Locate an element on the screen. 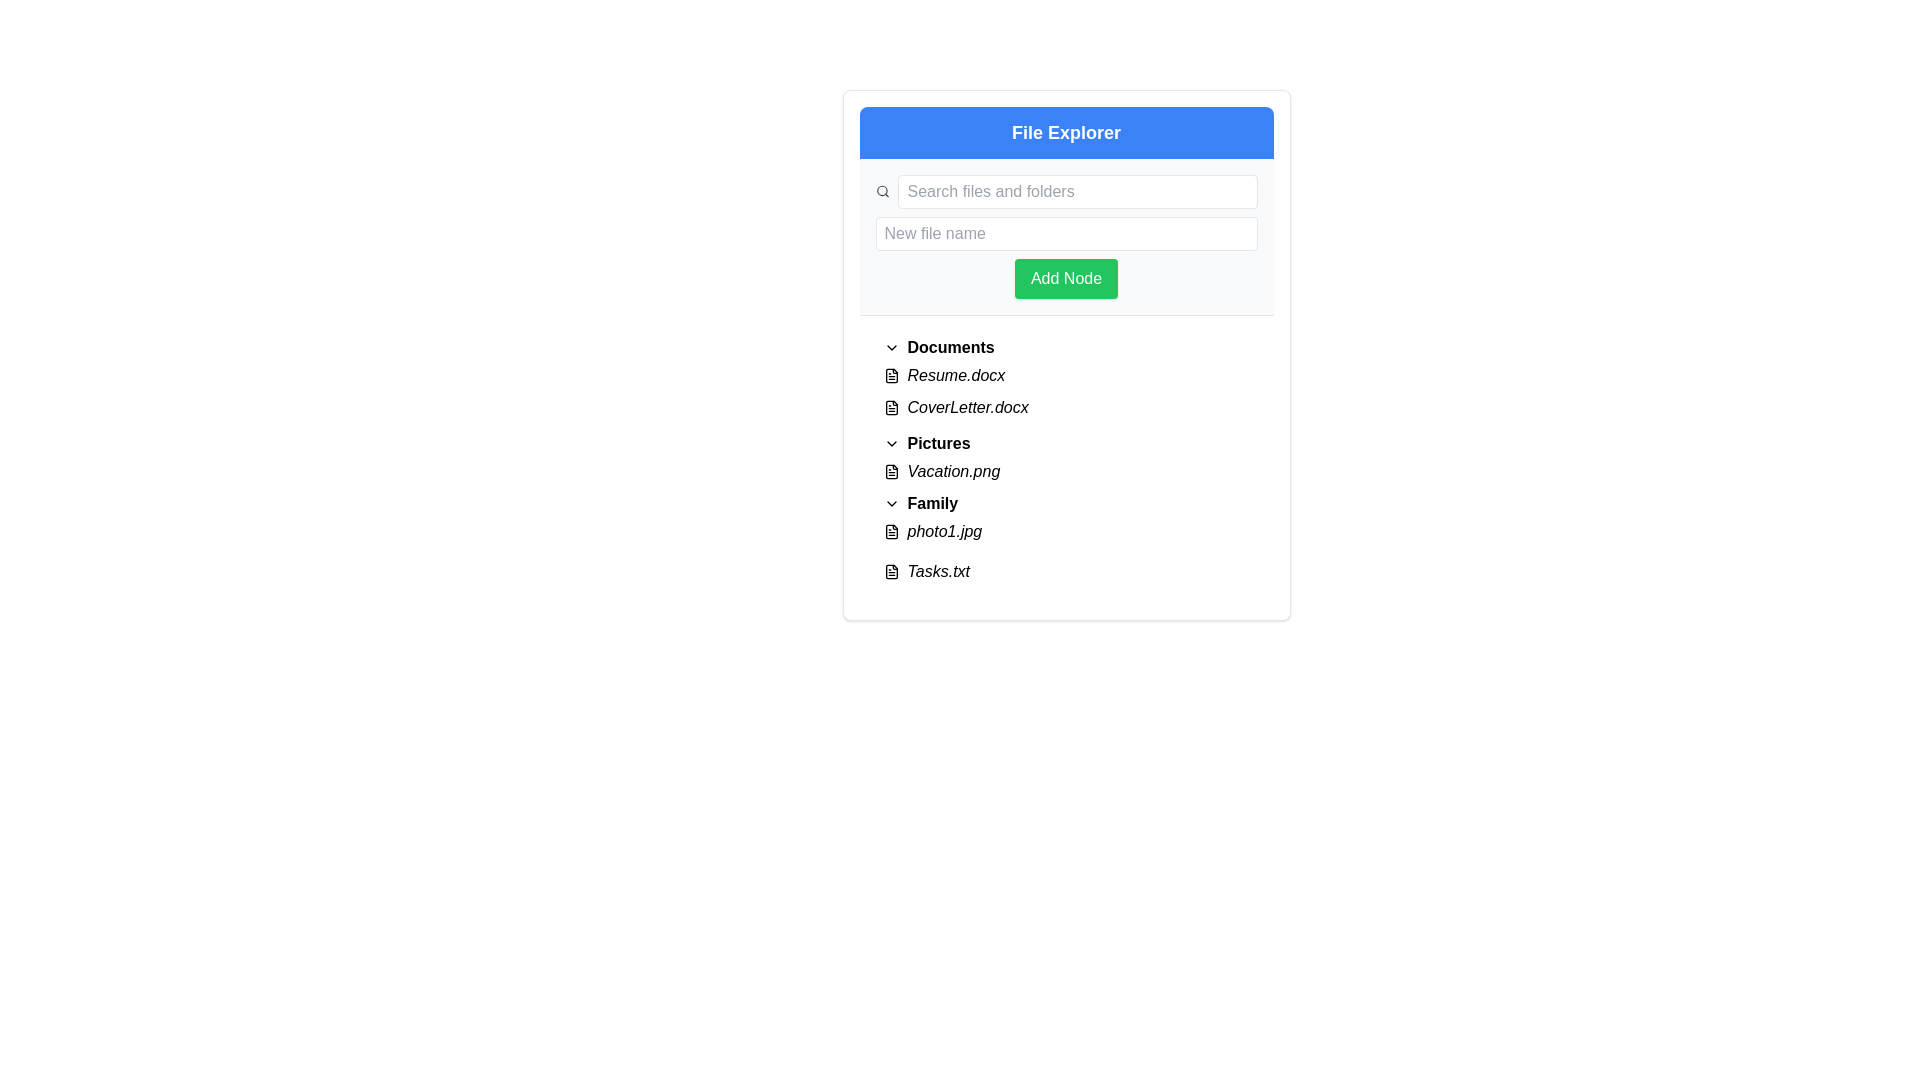 The image size is (1920, 1080). the submission button for adding a new node or entry, which is located directly below the input field for 'New file name' is located at coordinates (1065, 257).